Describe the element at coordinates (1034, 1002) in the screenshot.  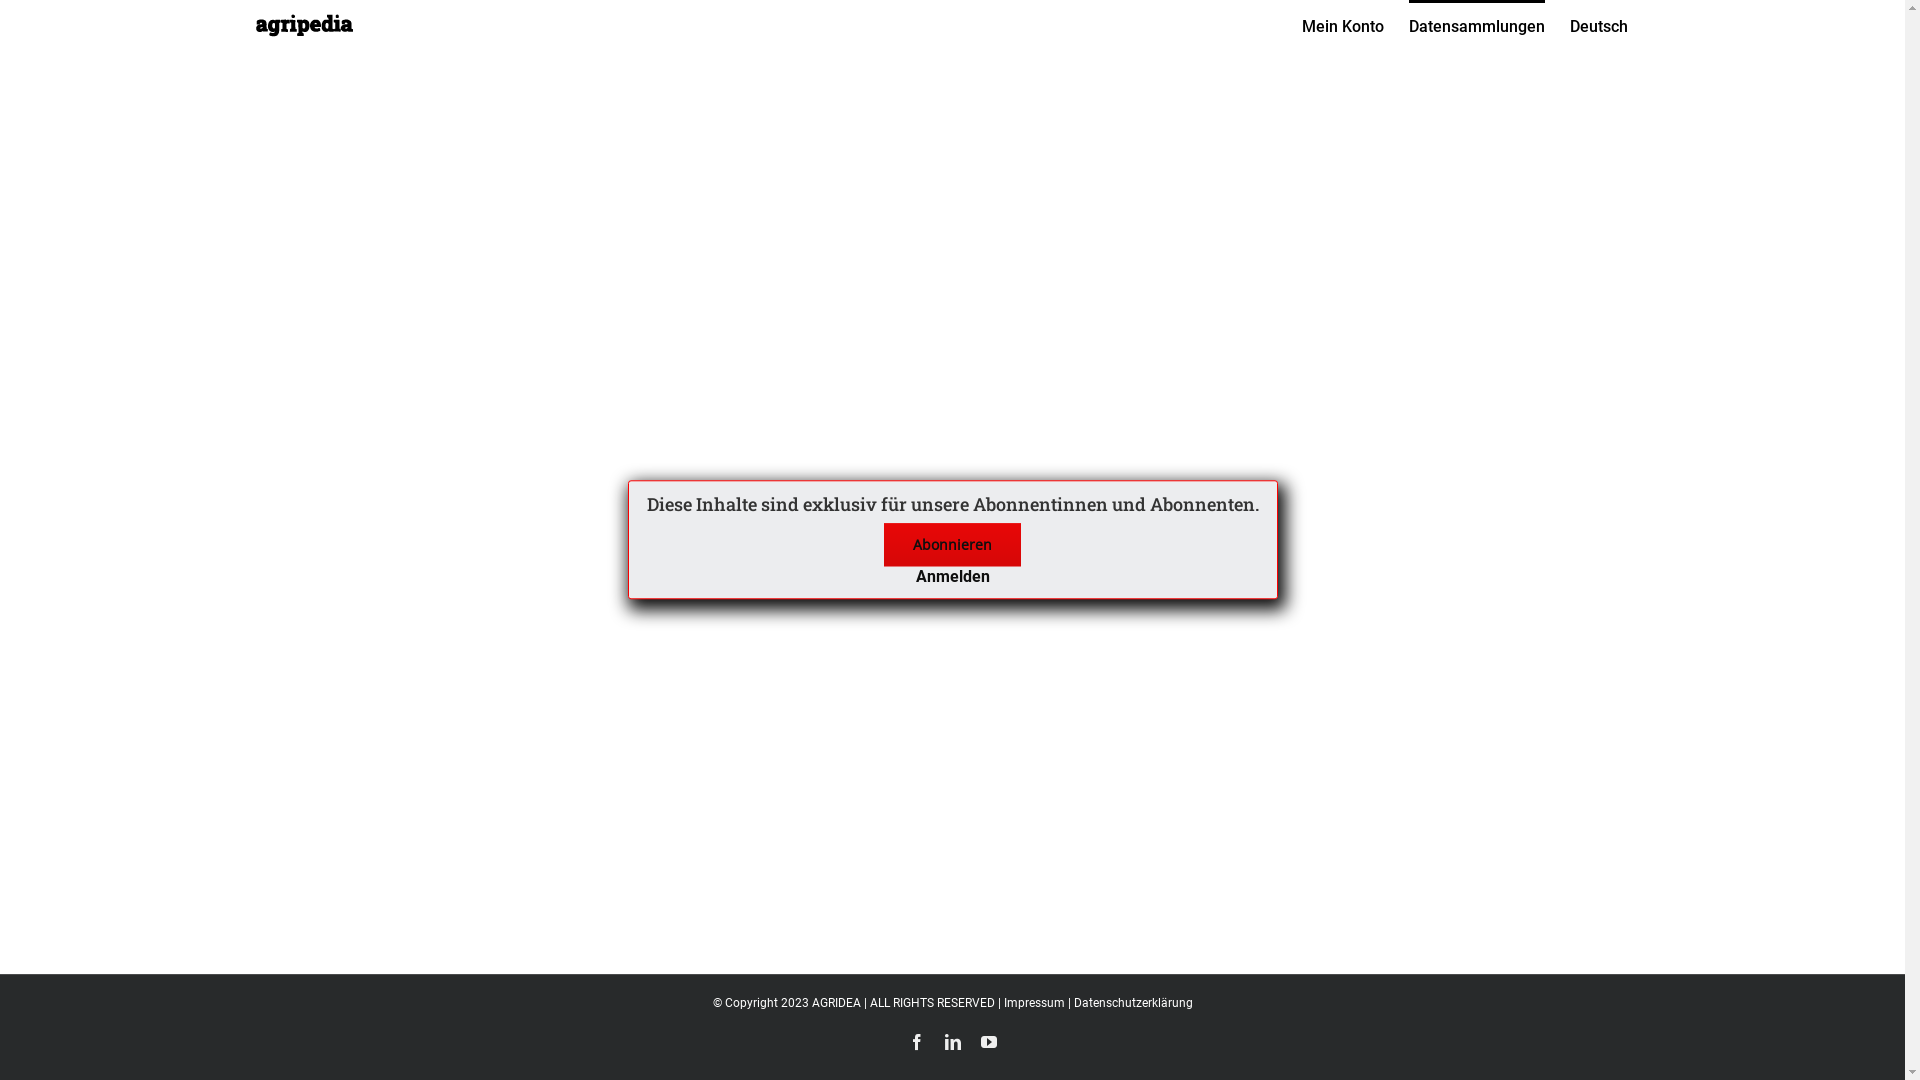
I see `'Impressum'` at that location.